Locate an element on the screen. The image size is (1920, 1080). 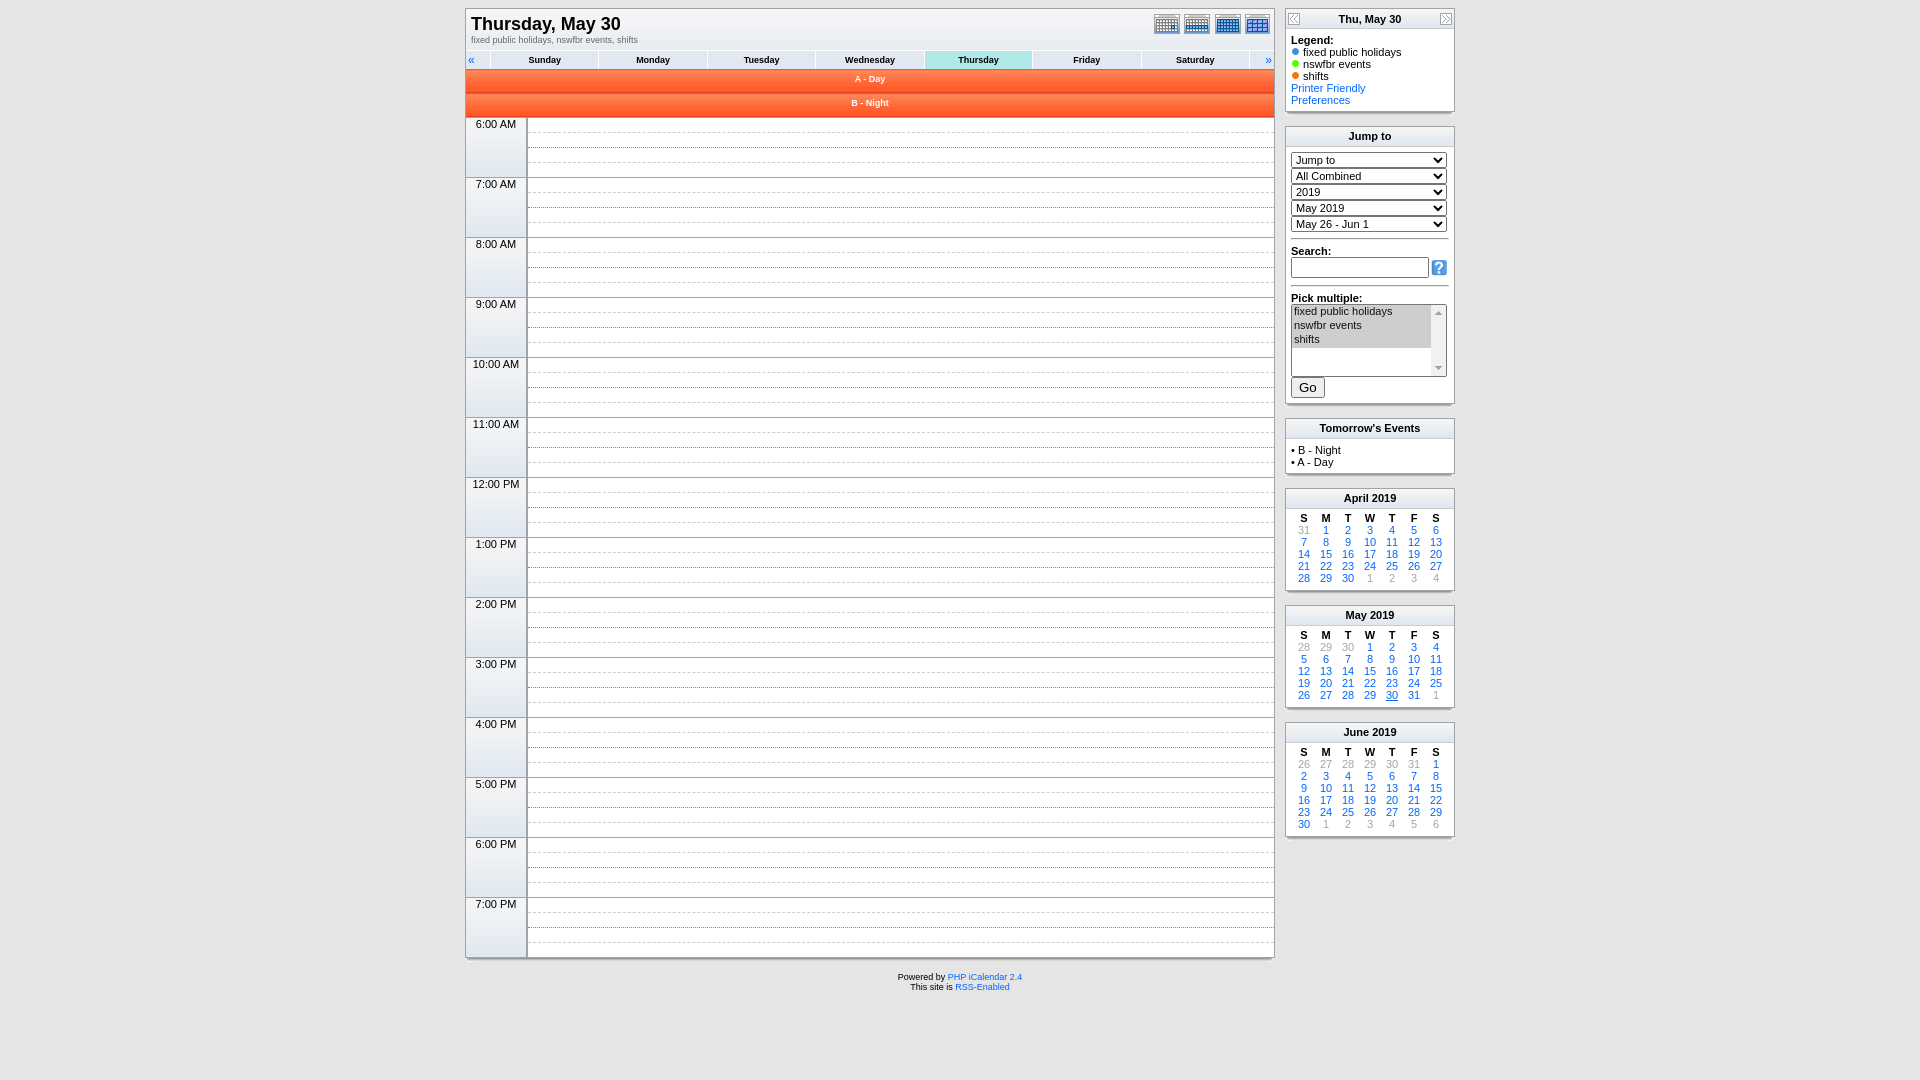
'24' is located at coordinates (1413, 681).